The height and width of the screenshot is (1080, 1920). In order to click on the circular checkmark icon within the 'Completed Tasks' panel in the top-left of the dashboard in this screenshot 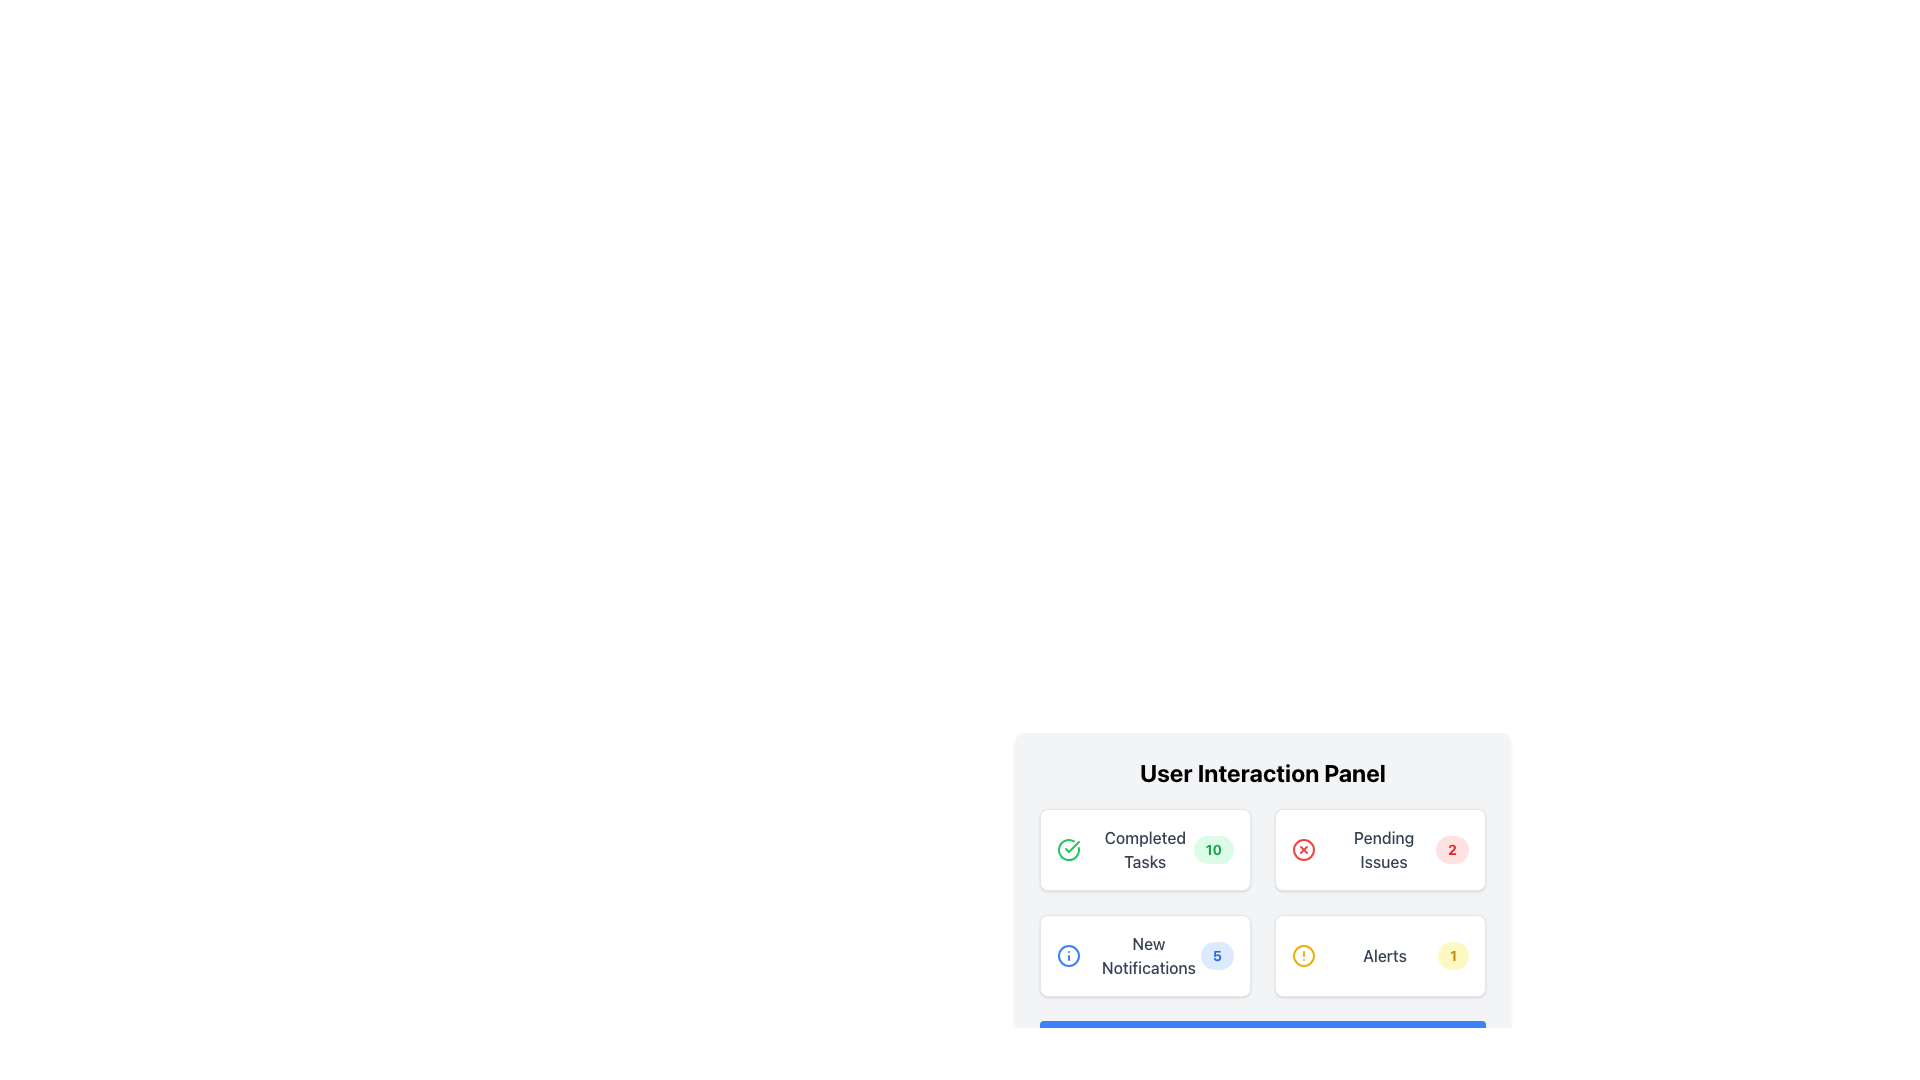, I will do `click(1068, 849)`.